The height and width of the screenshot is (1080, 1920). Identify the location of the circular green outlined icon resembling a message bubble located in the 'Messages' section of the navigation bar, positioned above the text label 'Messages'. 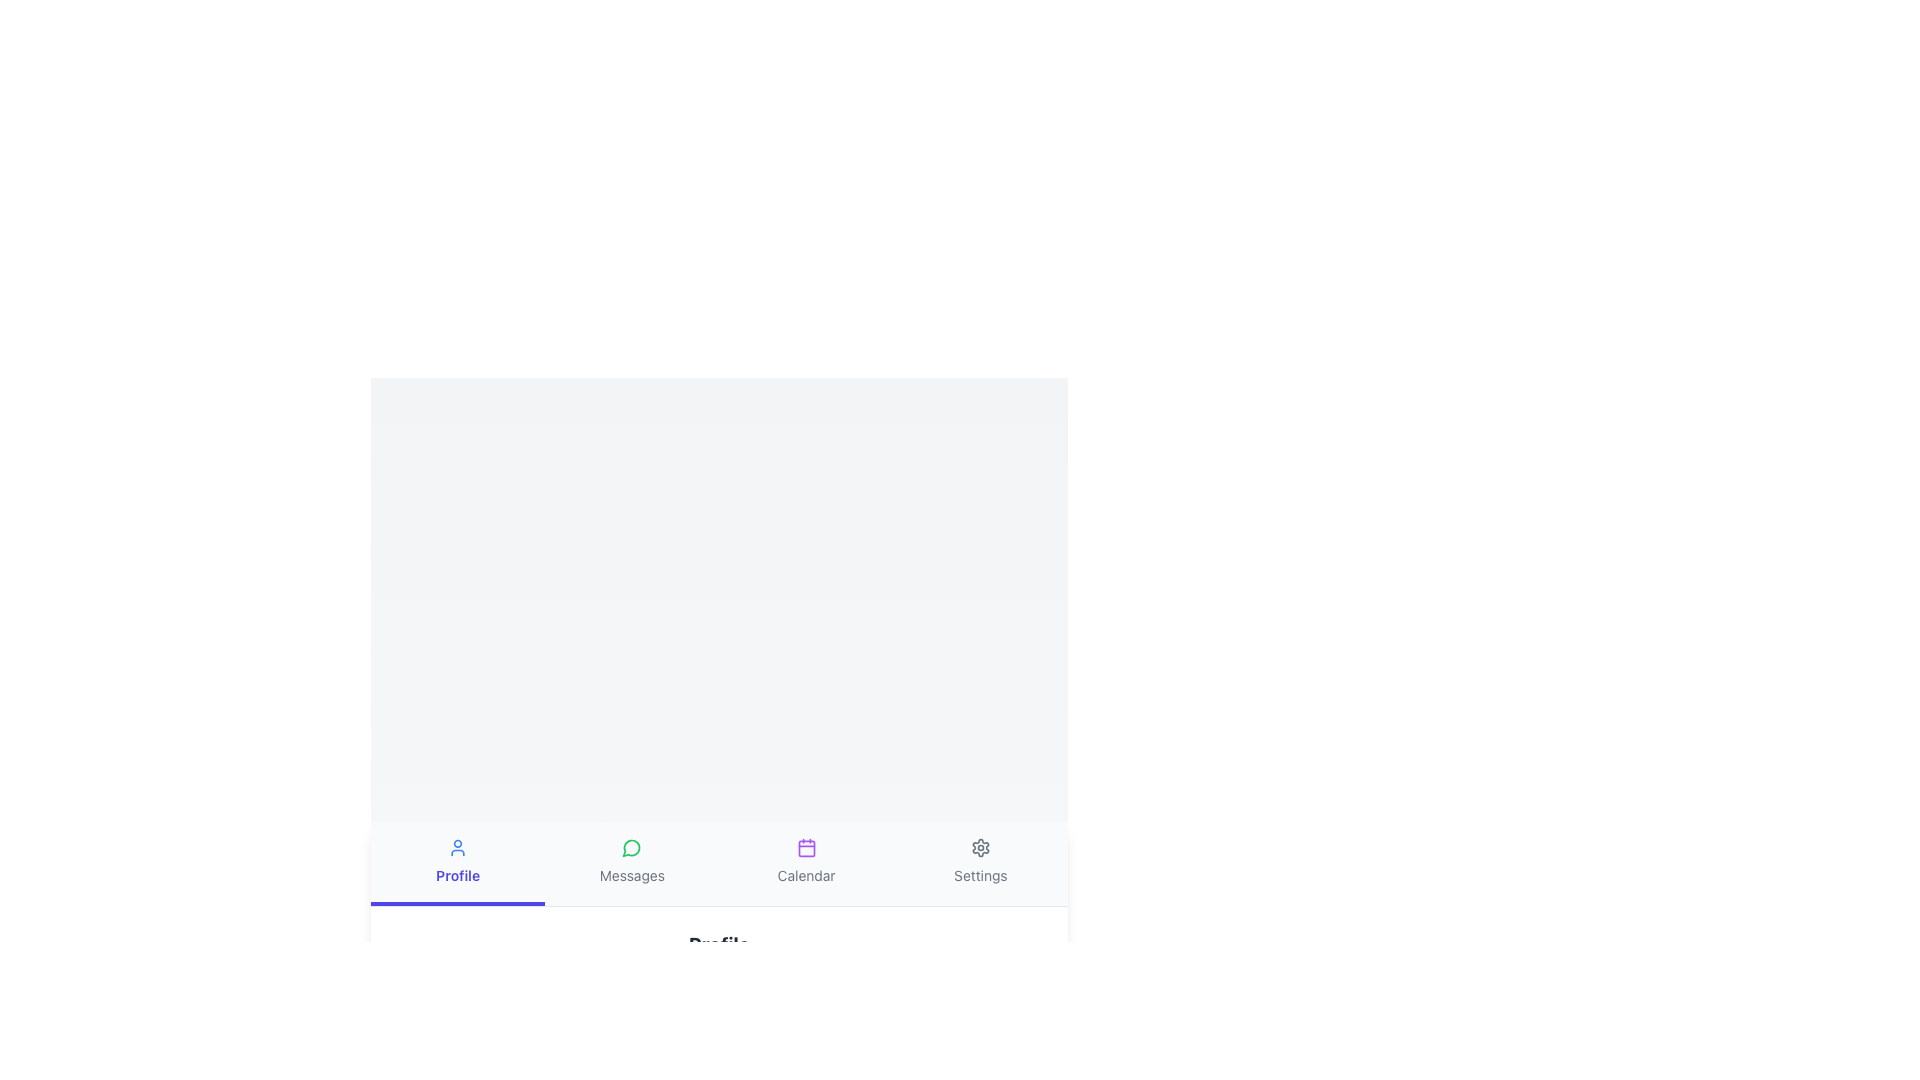
(631, 847).